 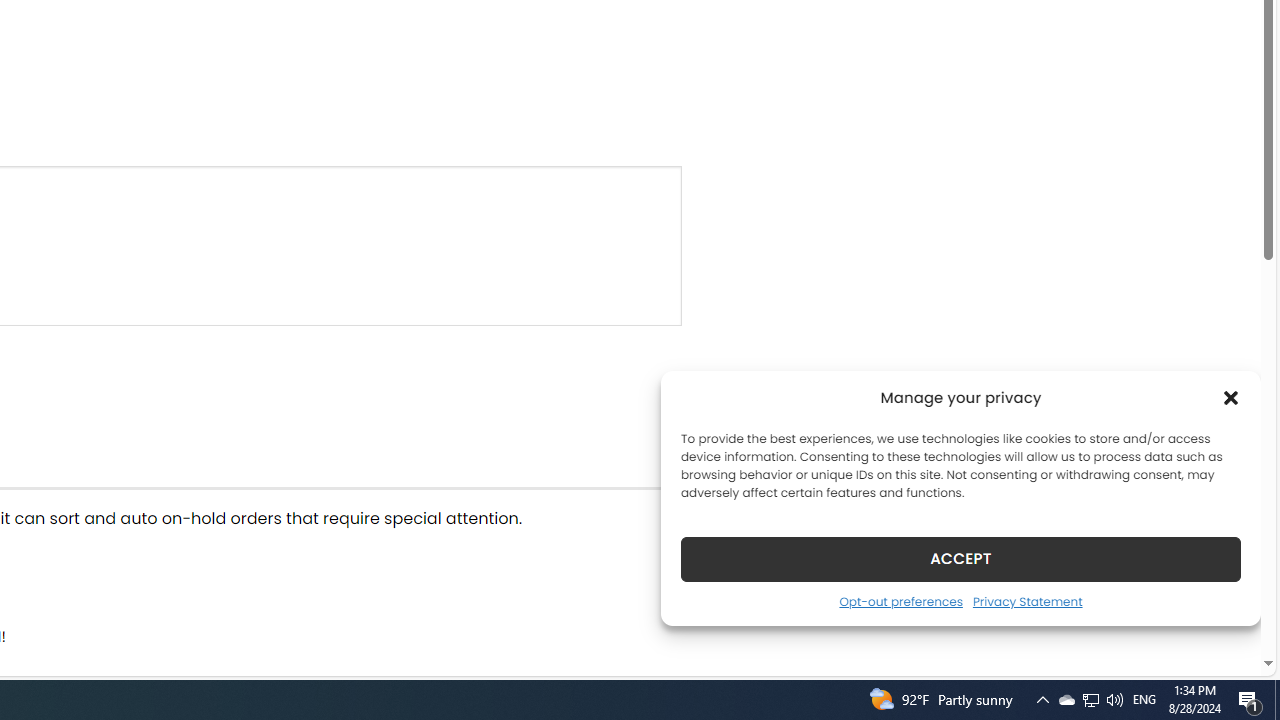 What do you see at coordinates (1027, 600) in the screenshot?
I see `'Privacy Statement'` at bounding box center [1027, 600].